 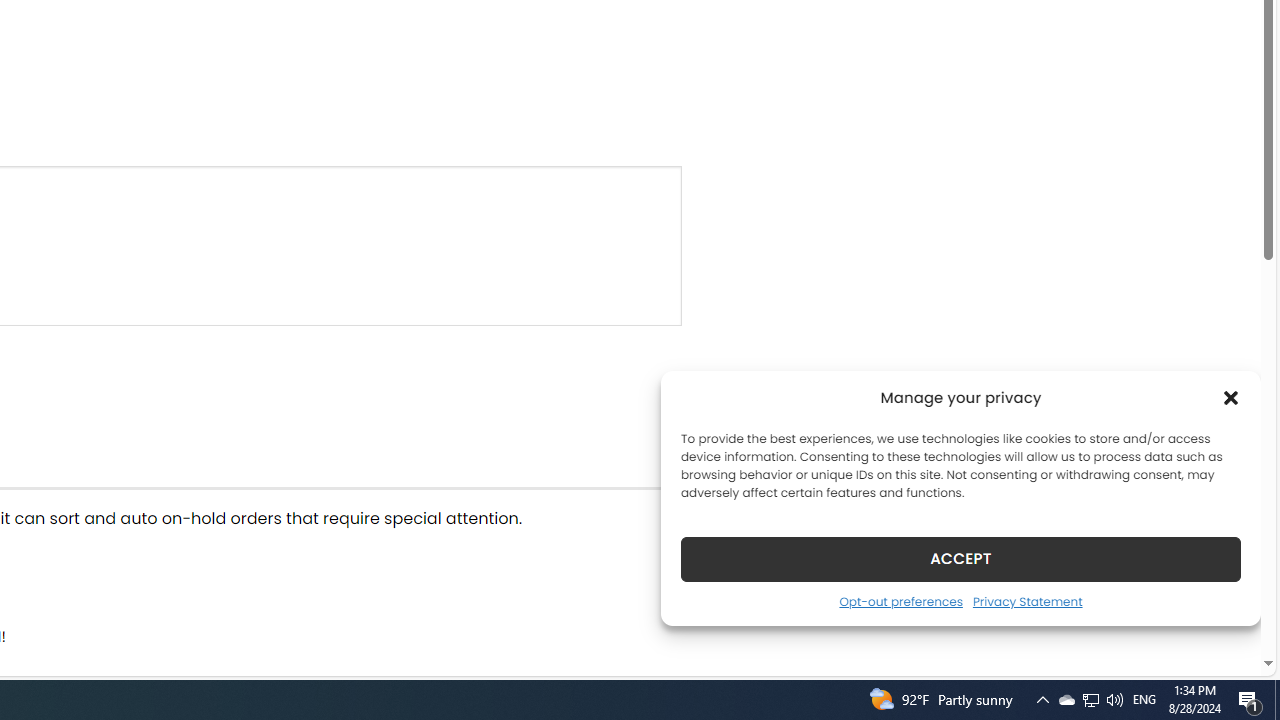 What do you see at coordinates (1027, 600) in the screenshot?
I see `'Privacy Statement'` at bounding box center [1027, 600].